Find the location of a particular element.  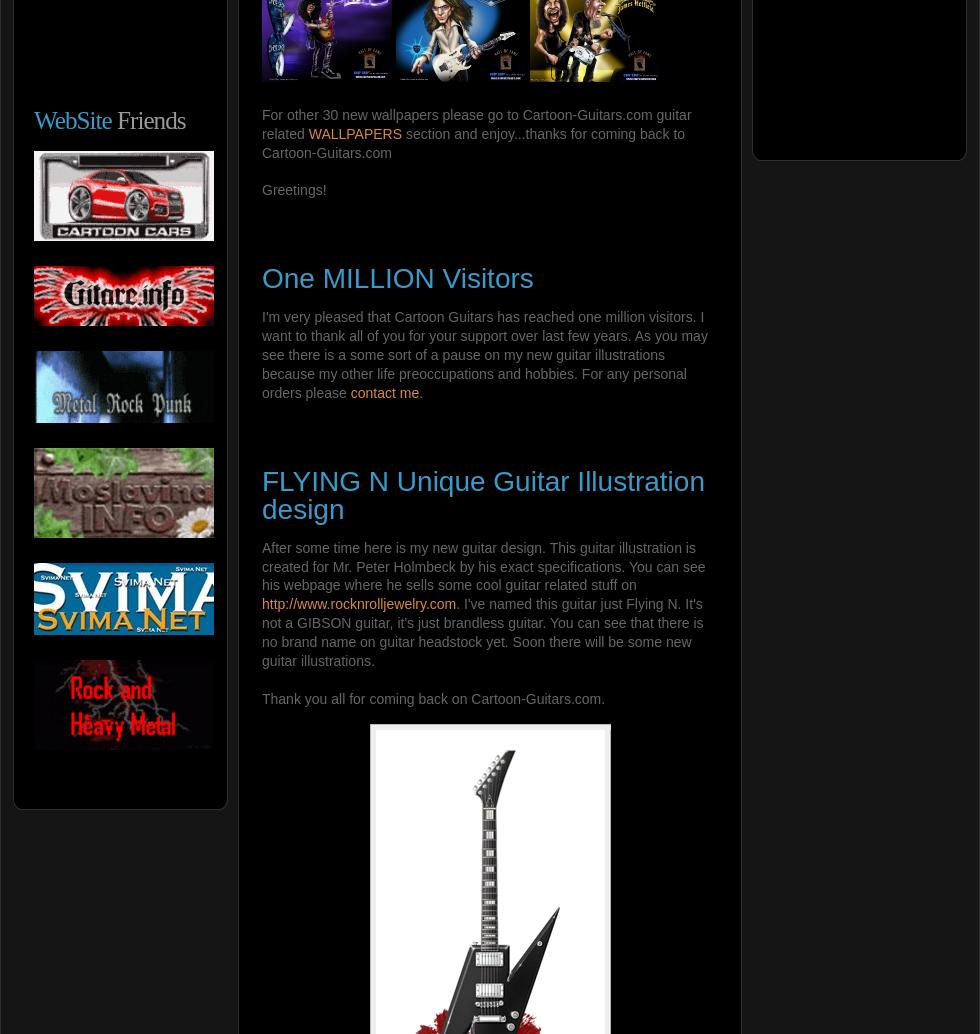

'I'm very pleased that Cartoon Guitars has reached one million visitors. I want to thank all of you for your support over last few years. As you may see there is a some sort of a pause on my new guitar illustrations because my other life preoccupations and hobbies. For any personal orders please' is located at coordinates (484, 353).